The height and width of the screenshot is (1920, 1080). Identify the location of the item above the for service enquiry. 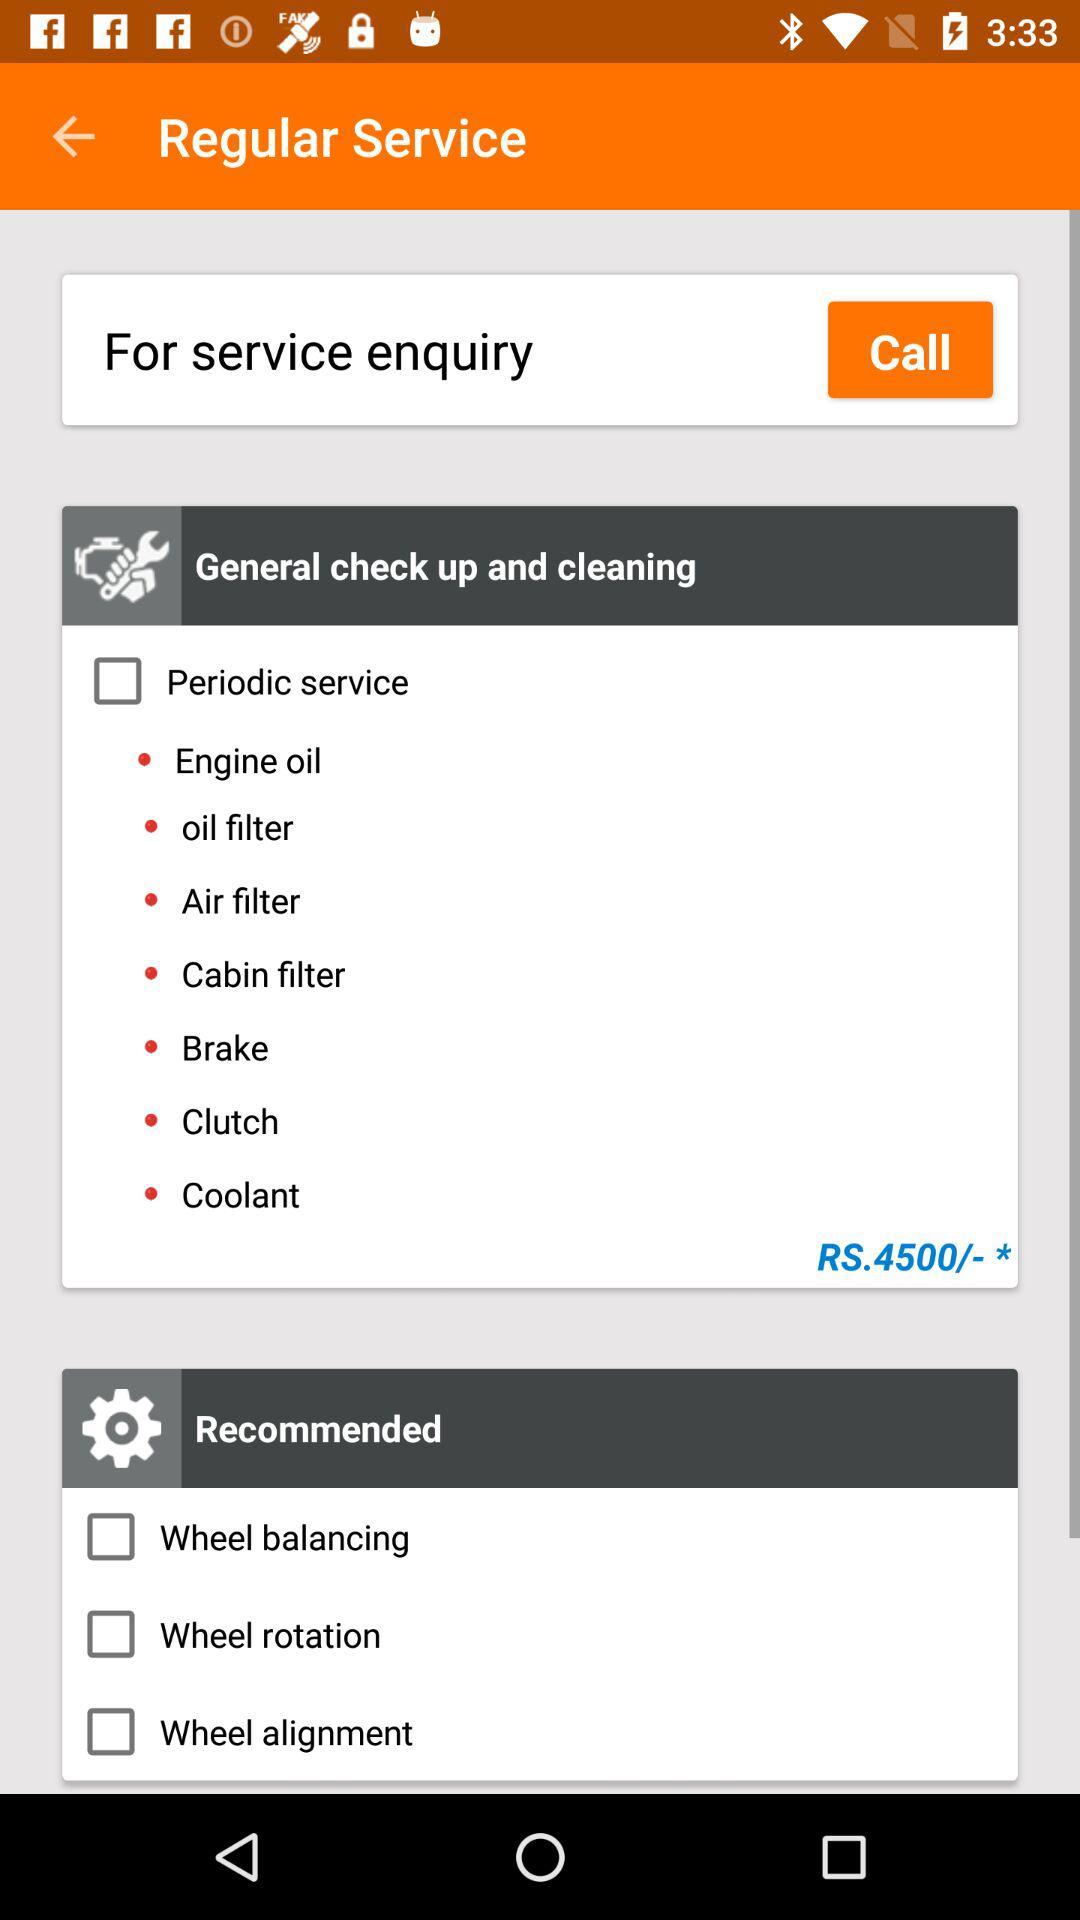
(72, 135).